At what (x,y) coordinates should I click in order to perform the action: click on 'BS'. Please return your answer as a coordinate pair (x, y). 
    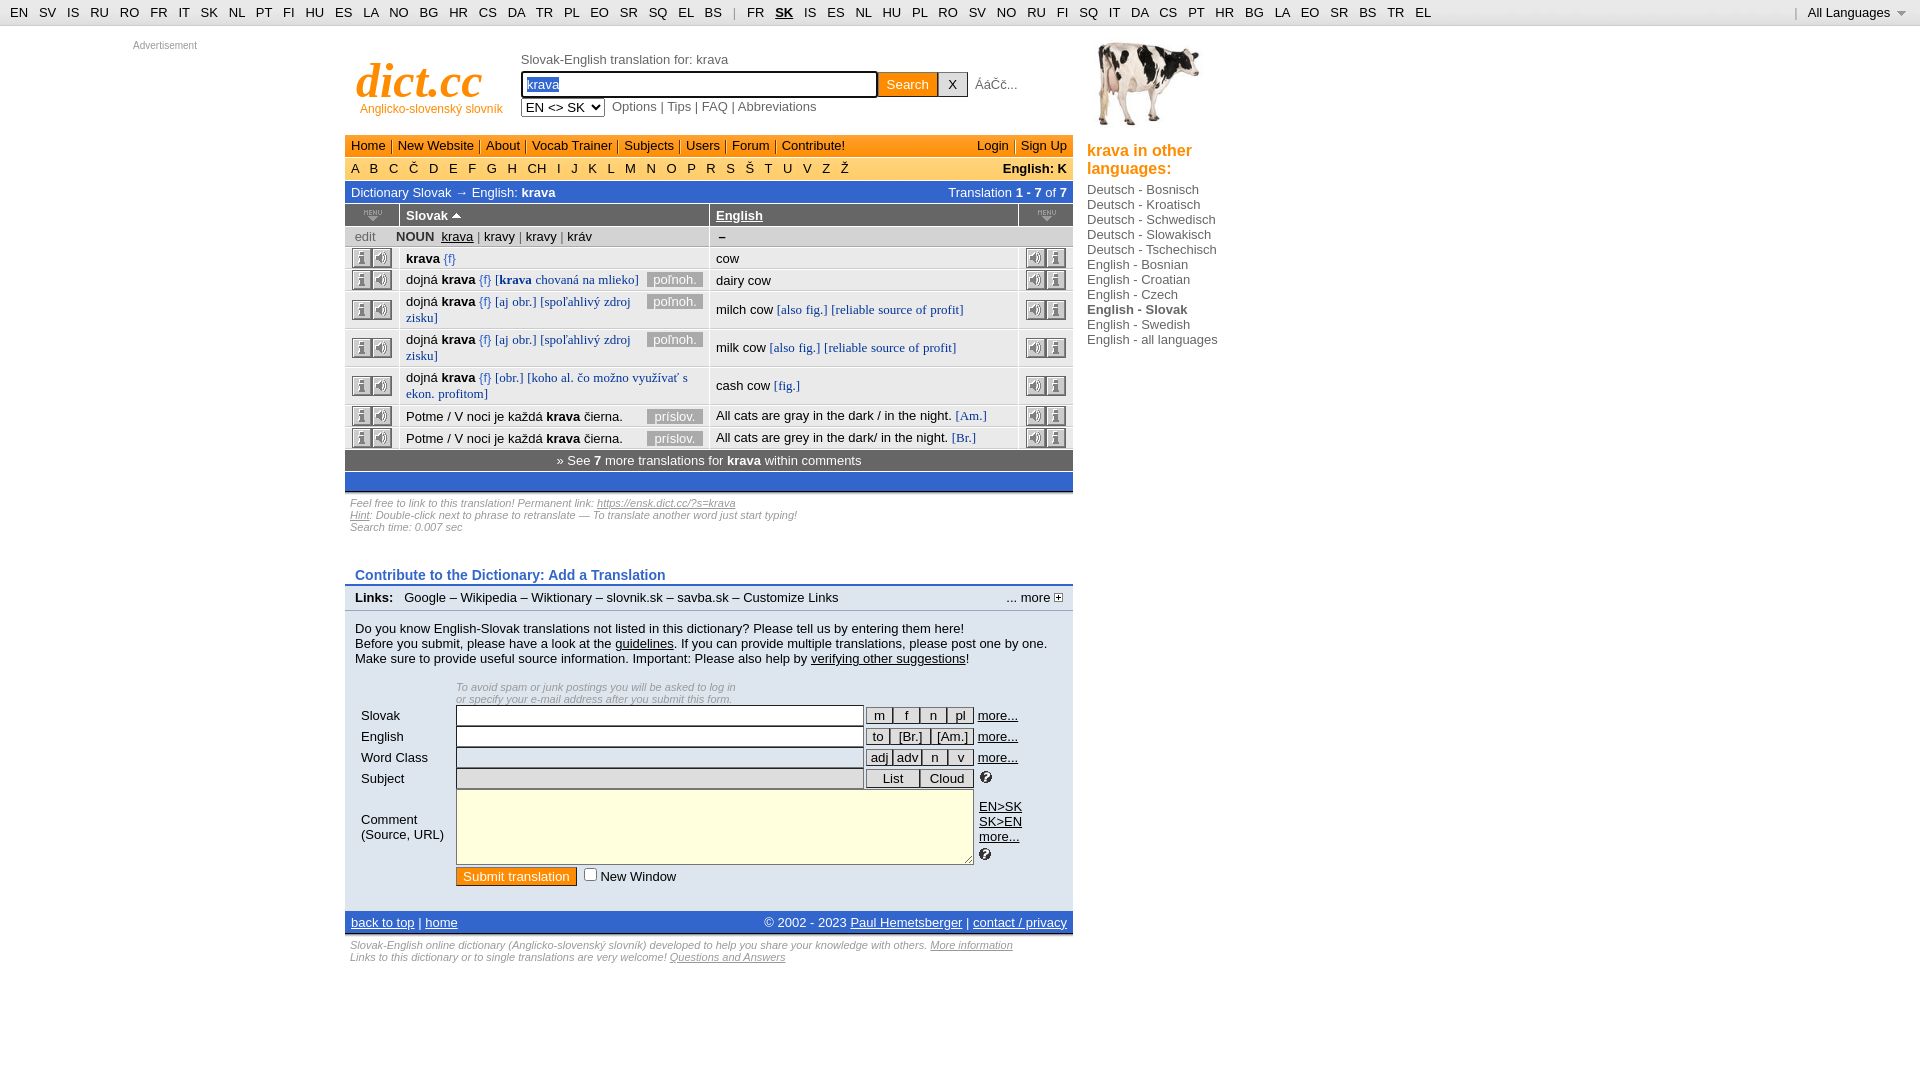
    Looking at the image, I should click on (713, 12).